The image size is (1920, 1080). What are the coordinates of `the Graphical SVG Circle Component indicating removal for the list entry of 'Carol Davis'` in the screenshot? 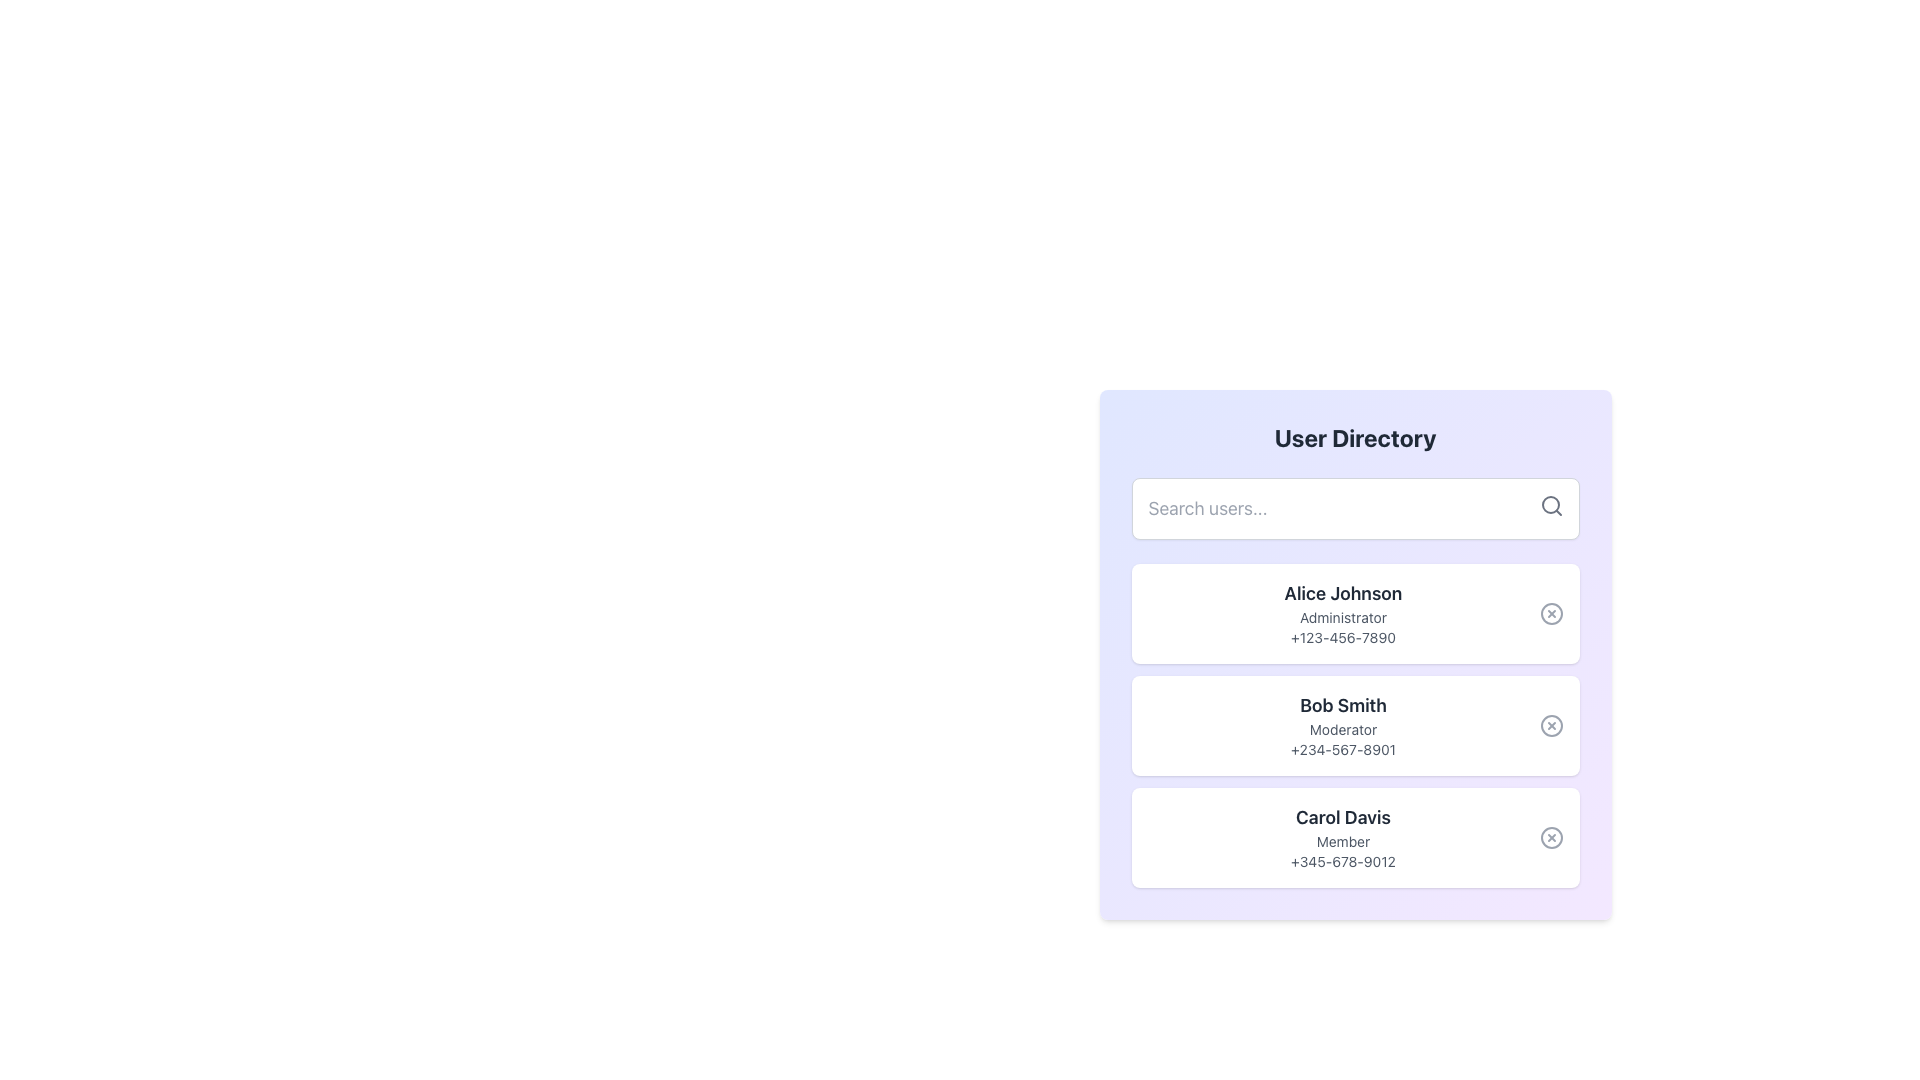 It's located at (1550, 837).